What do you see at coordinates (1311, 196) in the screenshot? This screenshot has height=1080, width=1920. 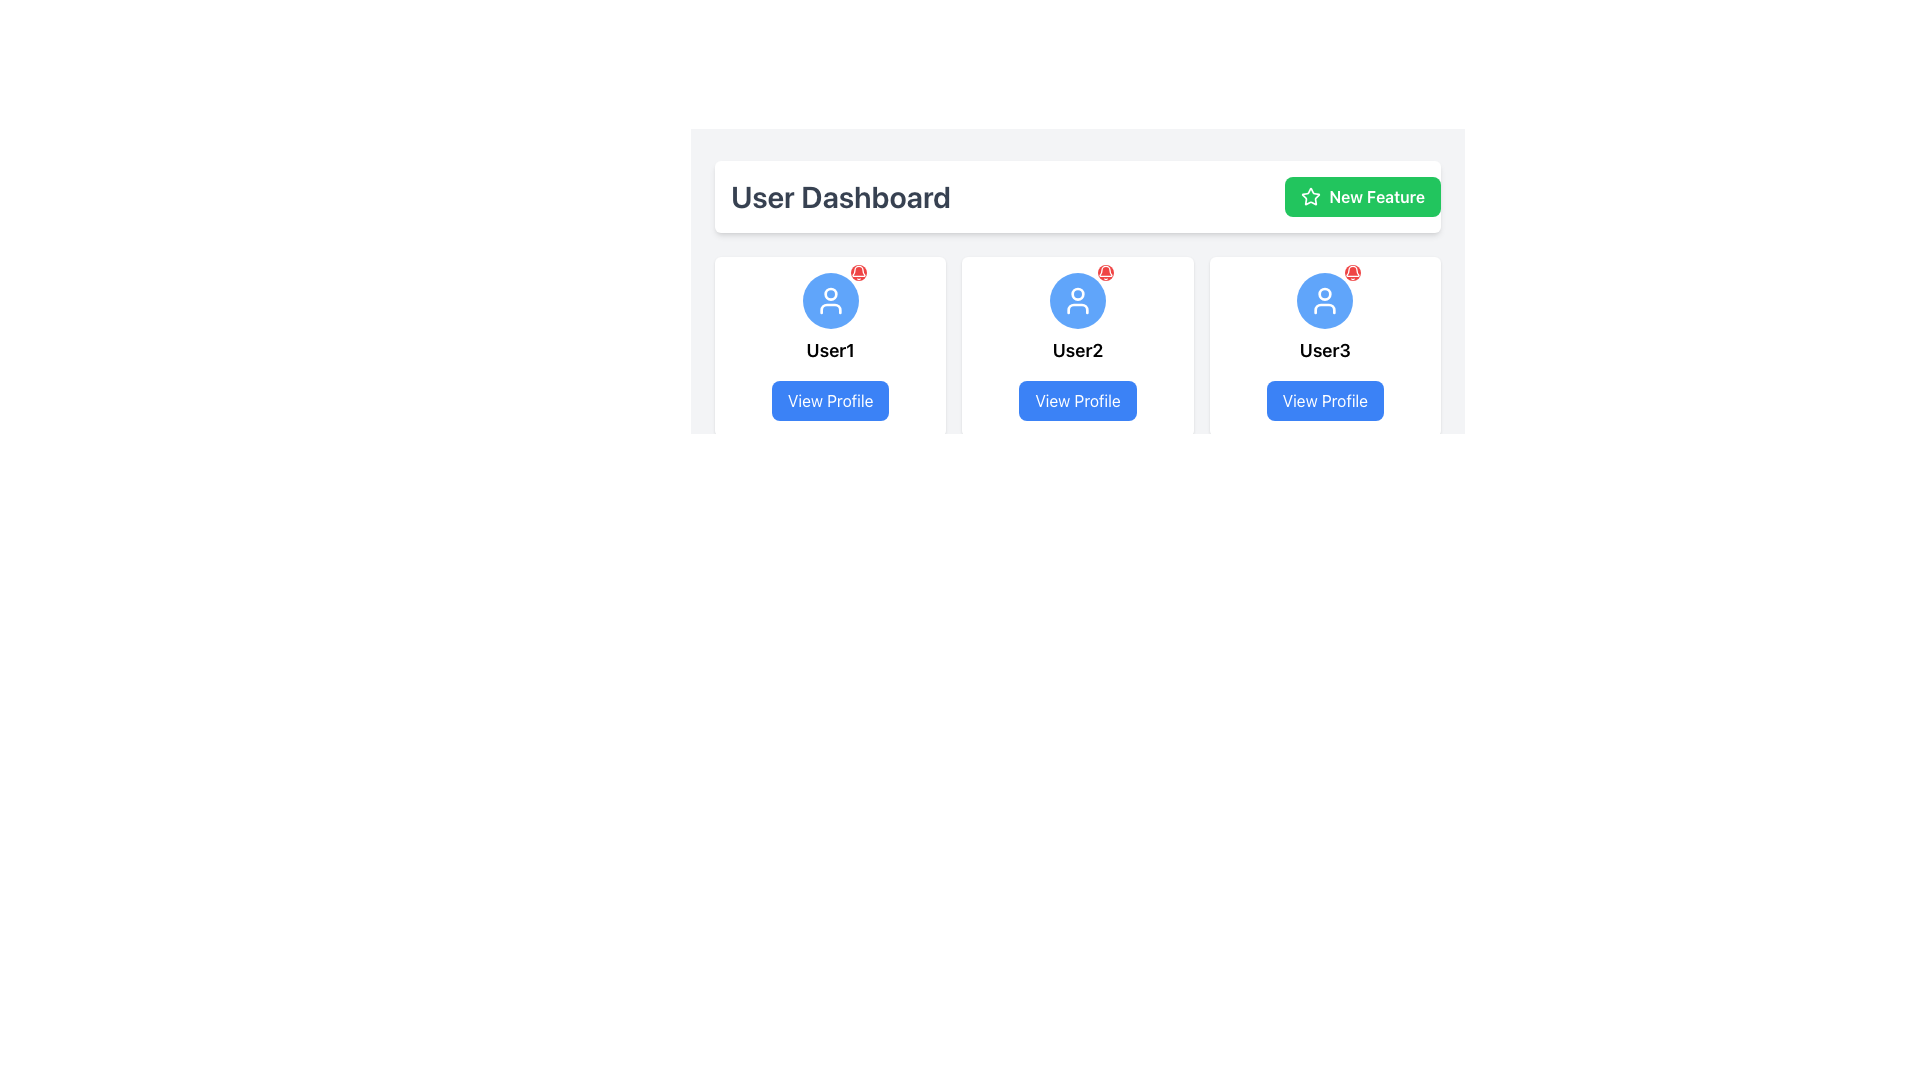 I see `the star icon associated with the 'New Feature' button located in the top-right section of the interface to interact with it` at bounding box center [1311, 196].